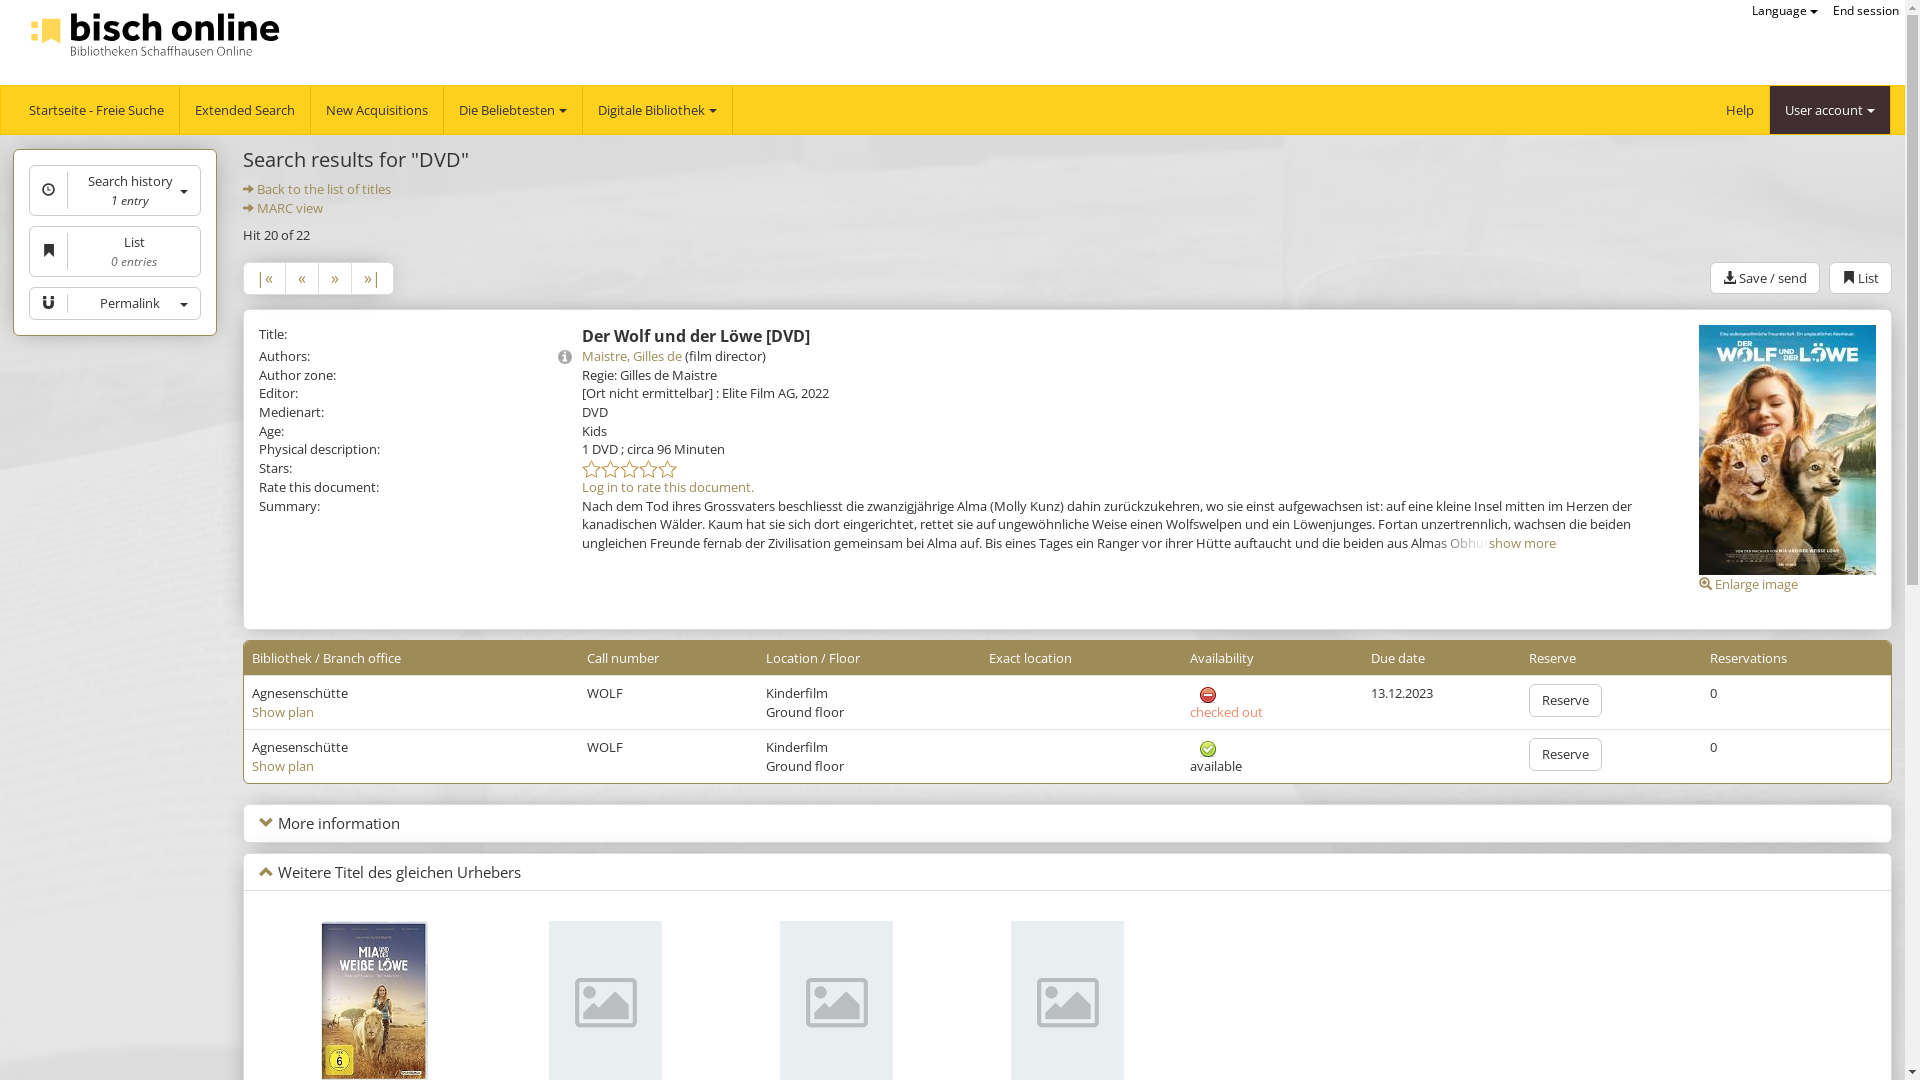 This screenshot has height=1080, width=1920. What do you see at coordinates (791, 658) in the screenshot?
I see `'Location'` at bounding box center [791, 658].